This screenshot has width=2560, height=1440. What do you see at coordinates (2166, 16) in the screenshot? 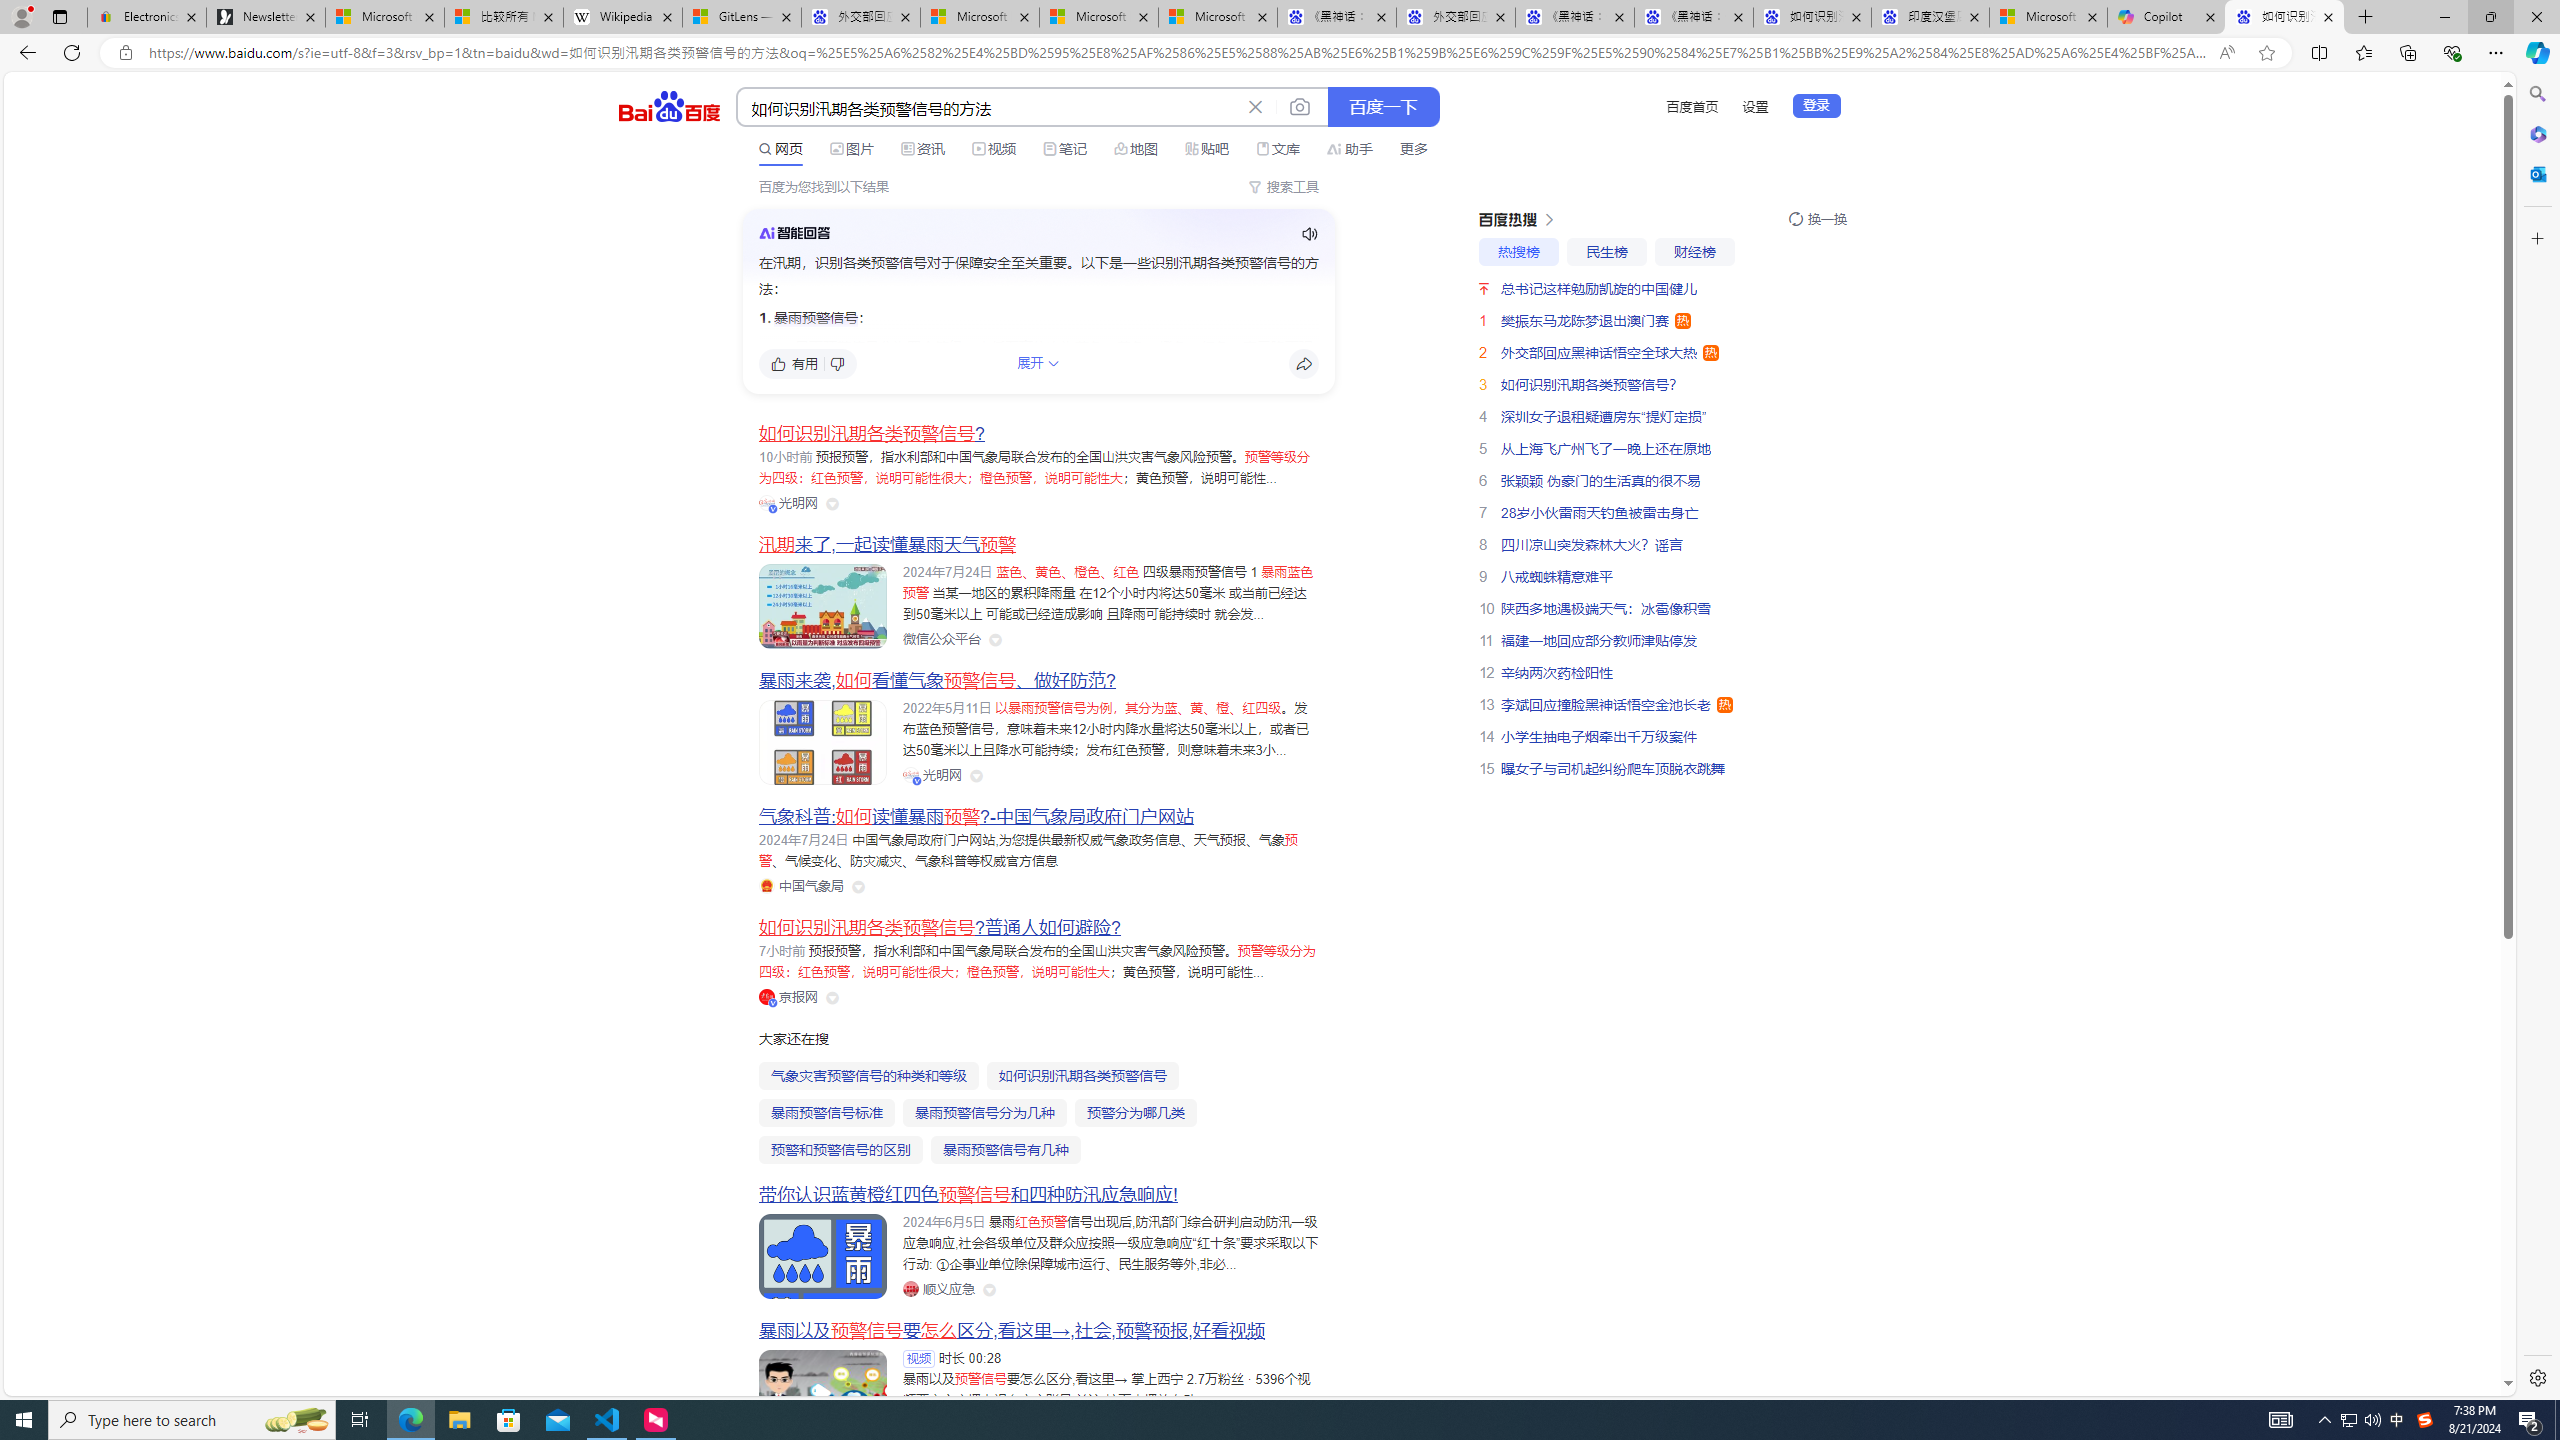
I see `'Copilot'` at bounding box center [2166, 16].